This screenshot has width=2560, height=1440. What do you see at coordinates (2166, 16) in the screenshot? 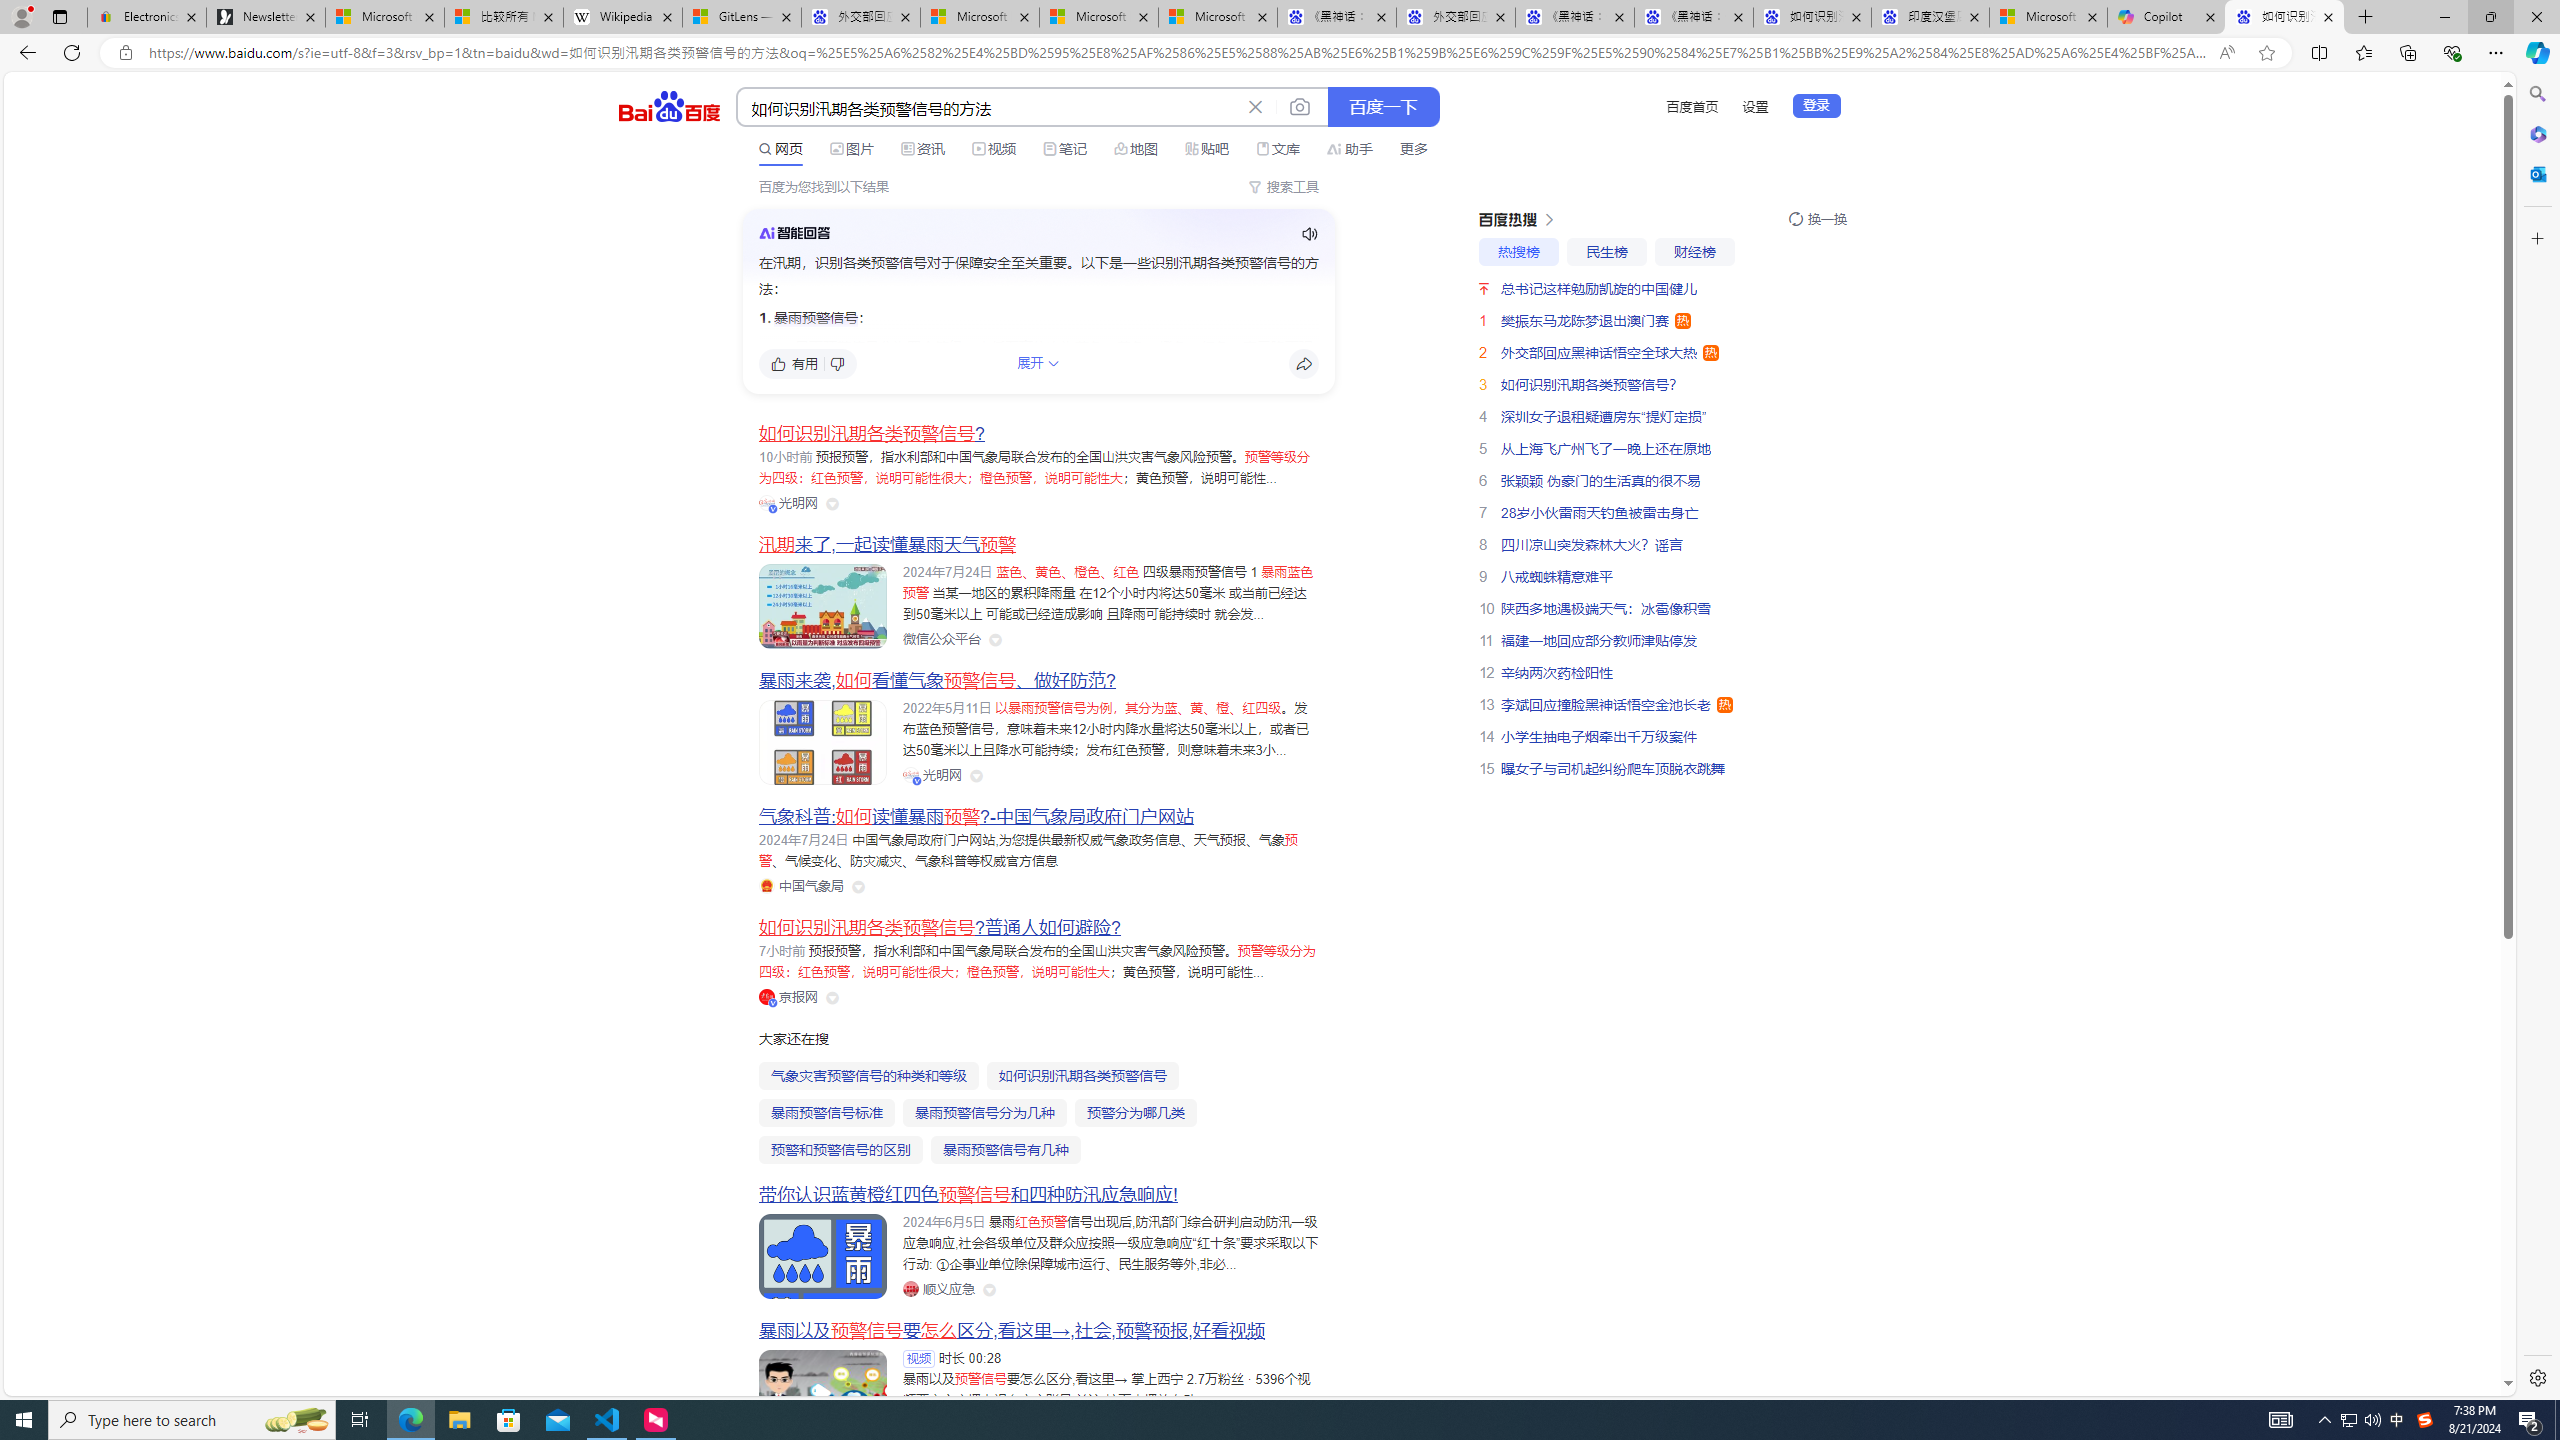
I see `'Copilot'` at bounding box center [2166, 16].